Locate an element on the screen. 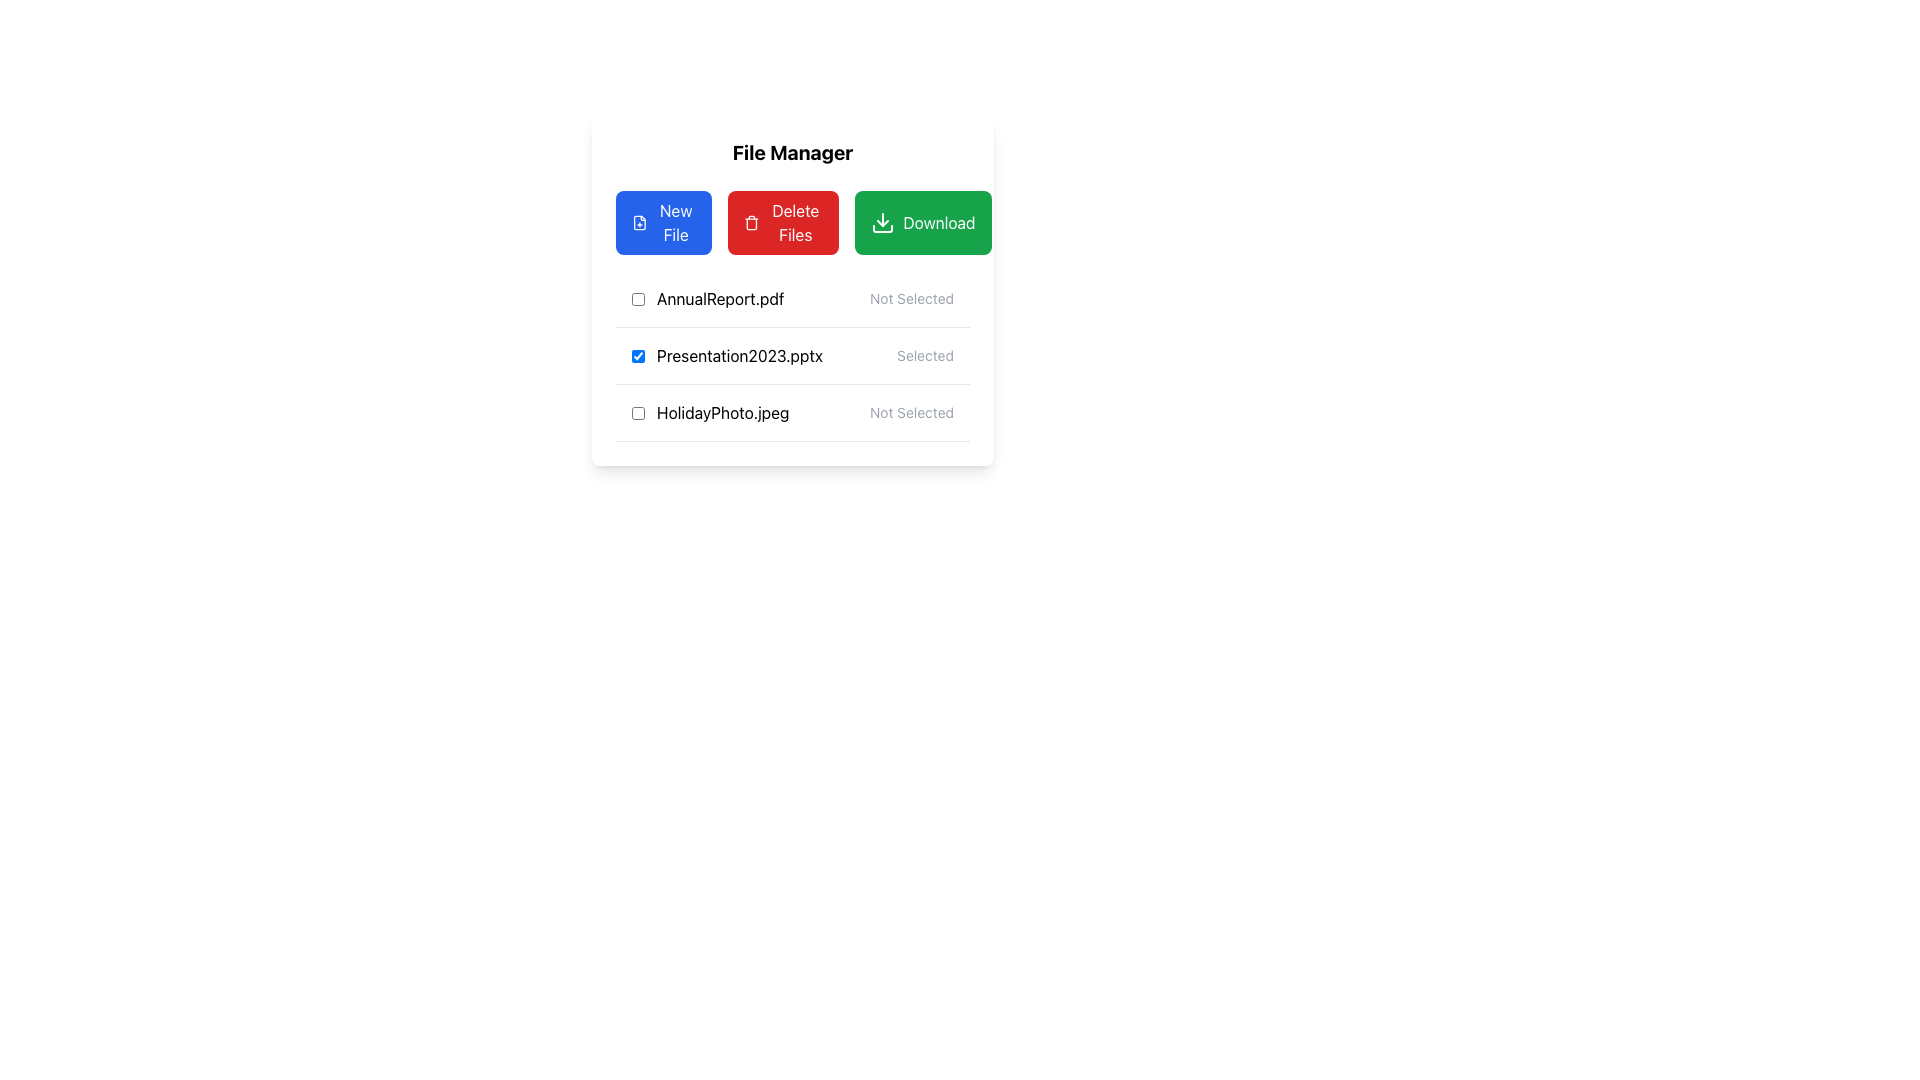 This screenshot has width=1920, height=1080. the text label displaying the file name 'HolidayPhoto.jpeg' to select it is located at coordinates (710, 411).